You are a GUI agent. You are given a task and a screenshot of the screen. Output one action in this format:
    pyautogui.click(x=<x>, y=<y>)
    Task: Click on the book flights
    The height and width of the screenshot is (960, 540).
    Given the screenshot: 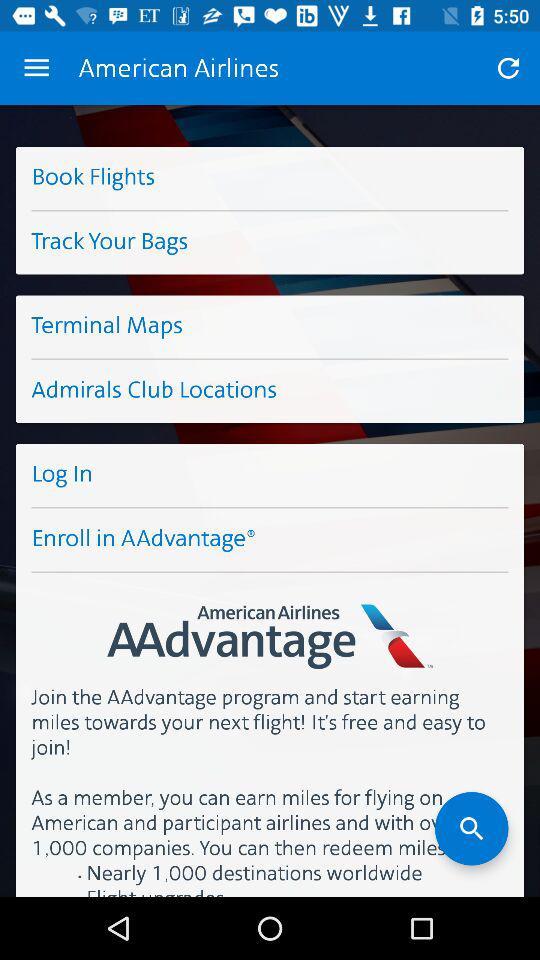 What is the action you would take?
    pyautogui.click(x=270, y=177)
    